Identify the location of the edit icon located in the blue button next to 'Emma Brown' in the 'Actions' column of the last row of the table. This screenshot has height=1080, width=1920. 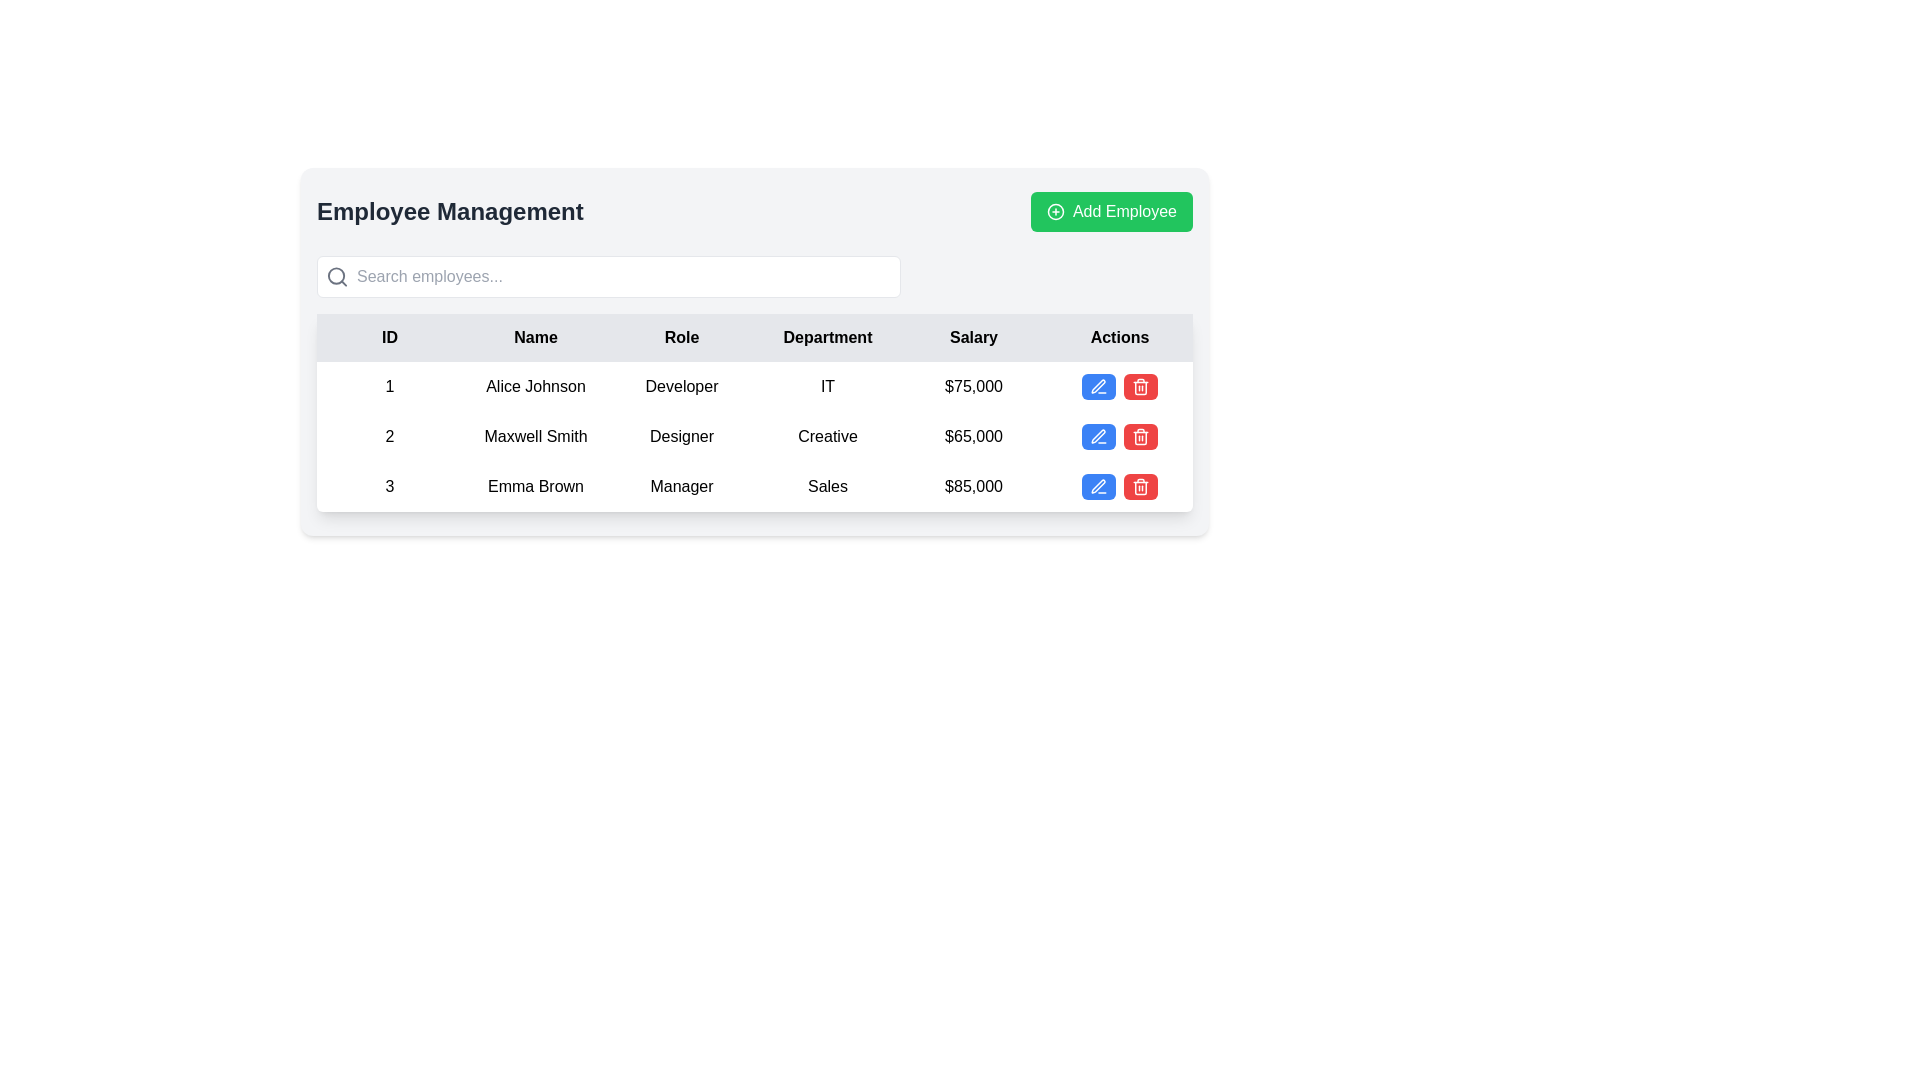
(1098, 386).